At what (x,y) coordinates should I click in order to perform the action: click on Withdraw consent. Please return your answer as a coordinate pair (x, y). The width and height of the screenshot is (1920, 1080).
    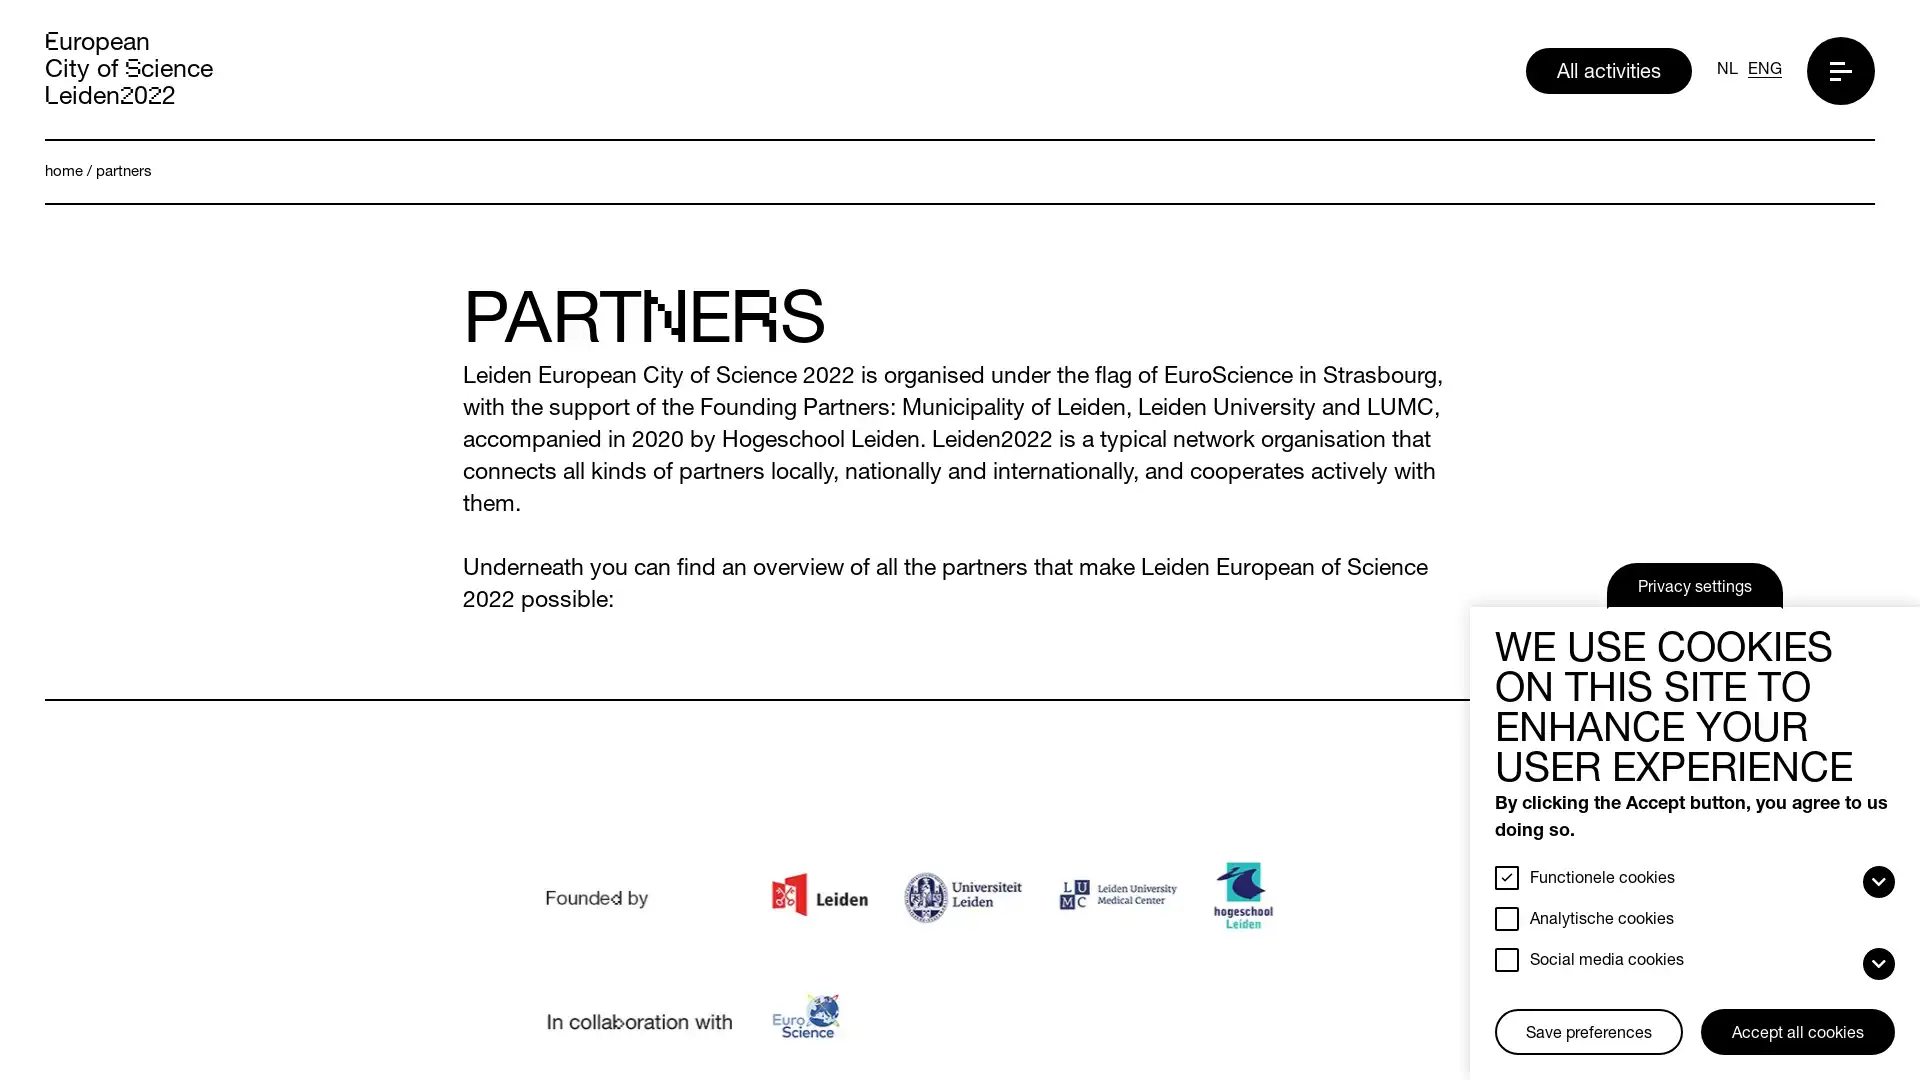
    Looking at the image, I should click on (1502, 1011).